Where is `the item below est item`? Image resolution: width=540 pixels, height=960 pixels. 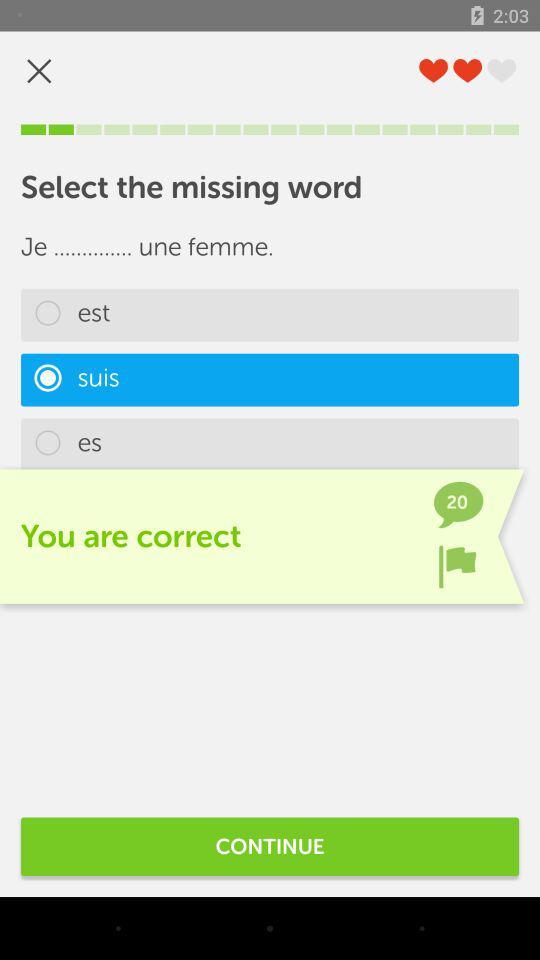
the item below est item is located at coordinates (270, 379).